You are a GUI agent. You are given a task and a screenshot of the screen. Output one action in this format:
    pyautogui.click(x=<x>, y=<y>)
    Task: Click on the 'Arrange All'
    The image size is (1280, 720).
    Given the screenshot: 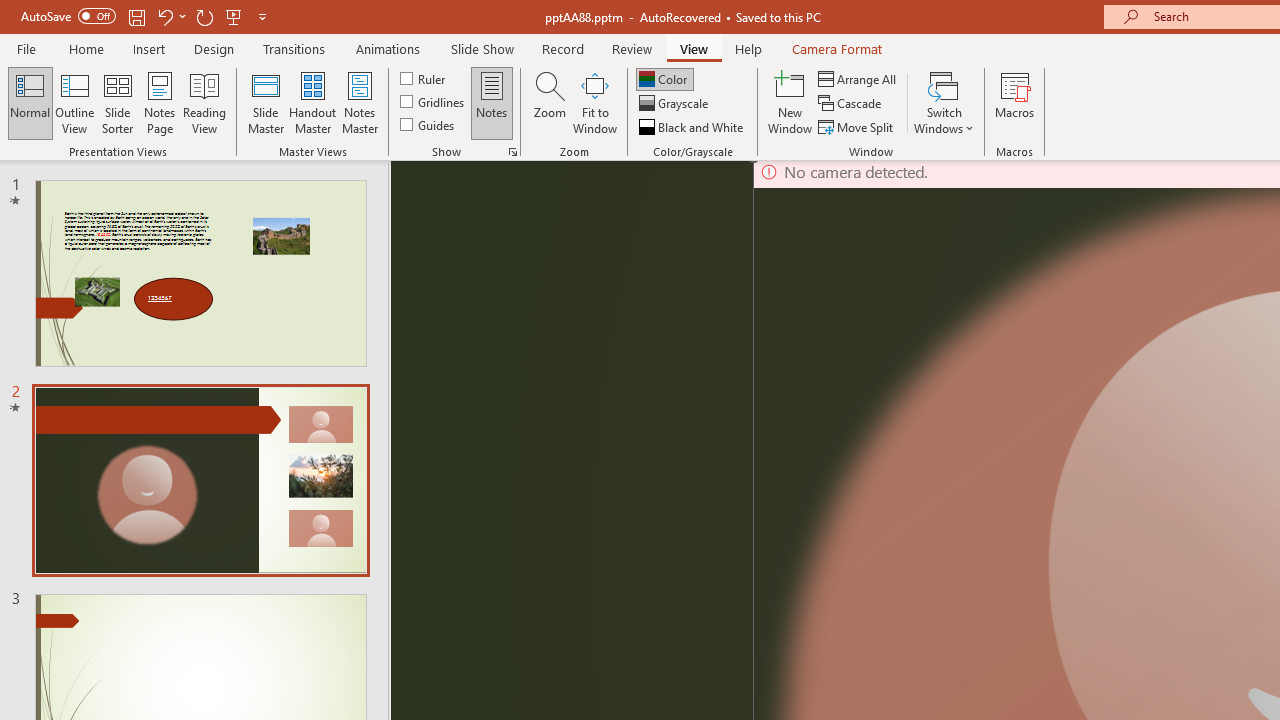 What is the action you would take?
    pyautogui.click(x=858, y=78)
    